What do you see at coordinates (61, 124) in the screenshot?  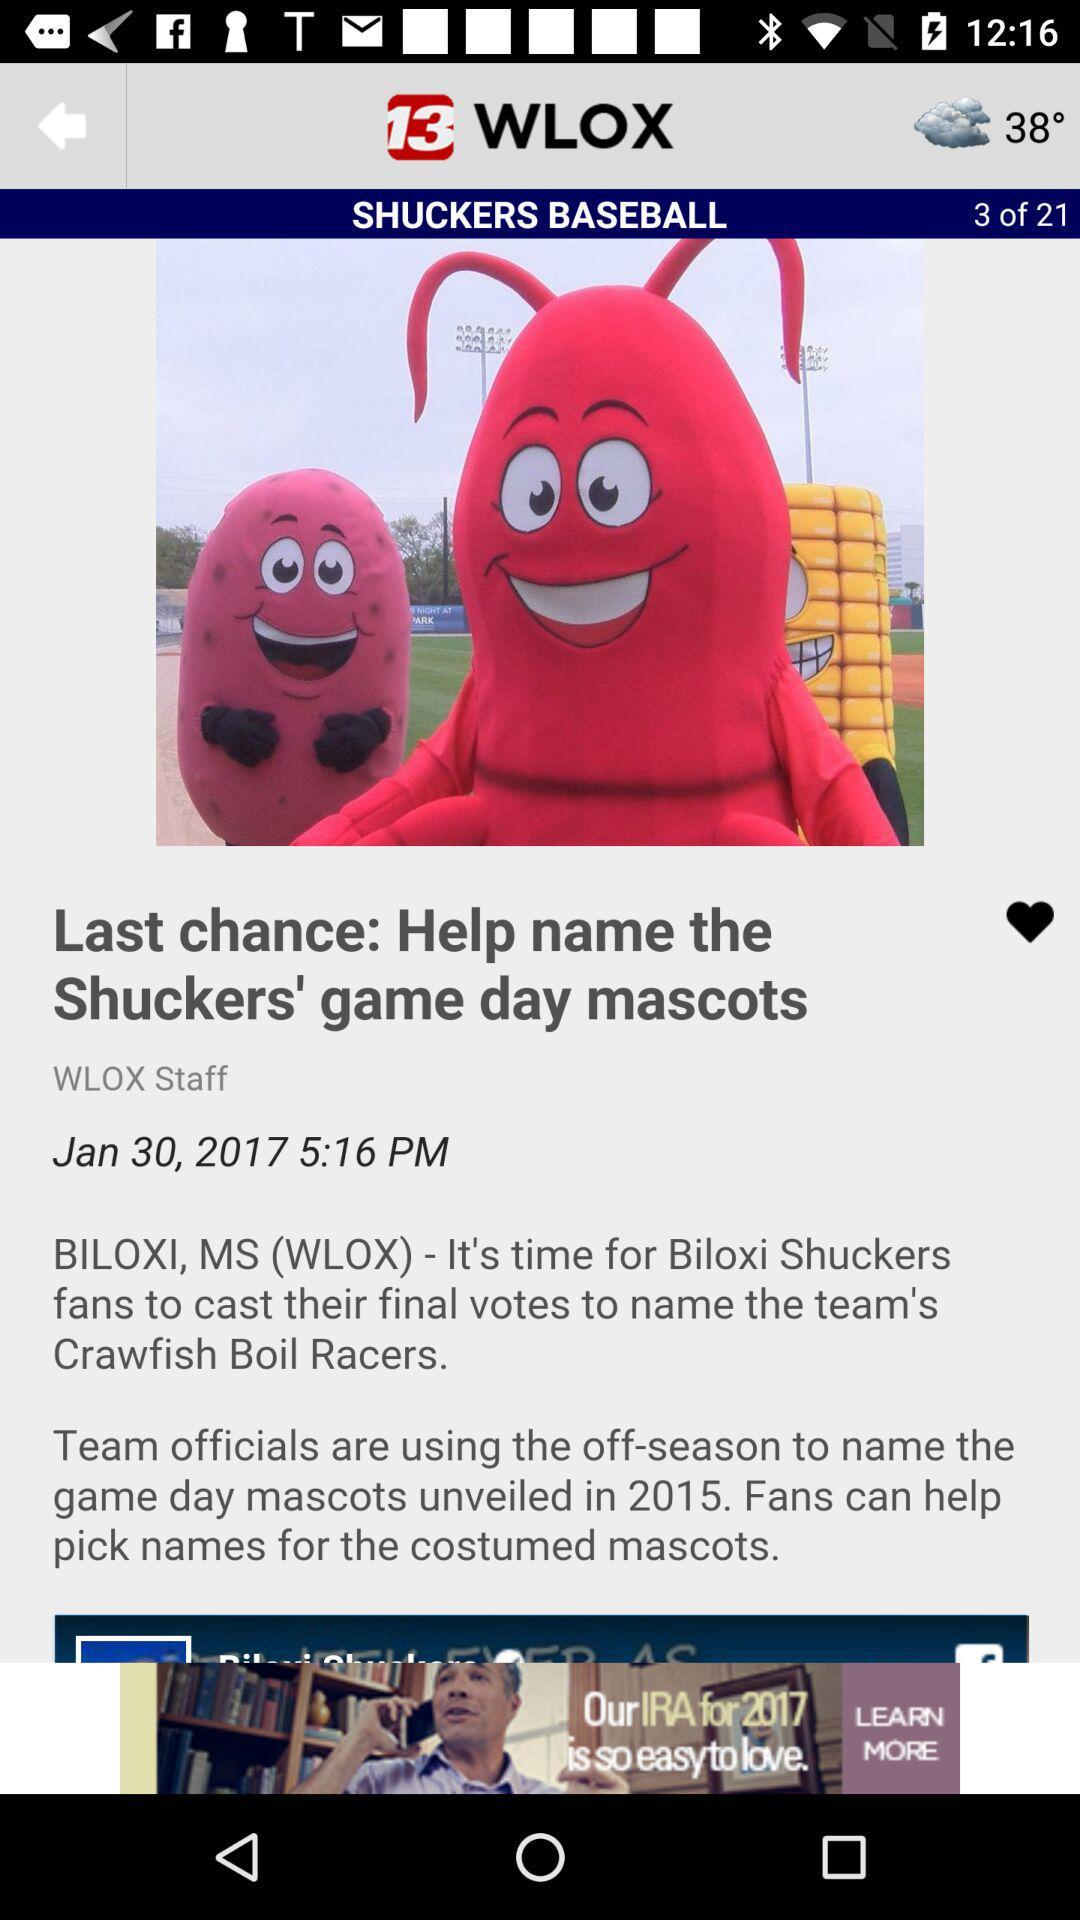 I see `the arrow_backward icon` at bounding box center [61, 124].